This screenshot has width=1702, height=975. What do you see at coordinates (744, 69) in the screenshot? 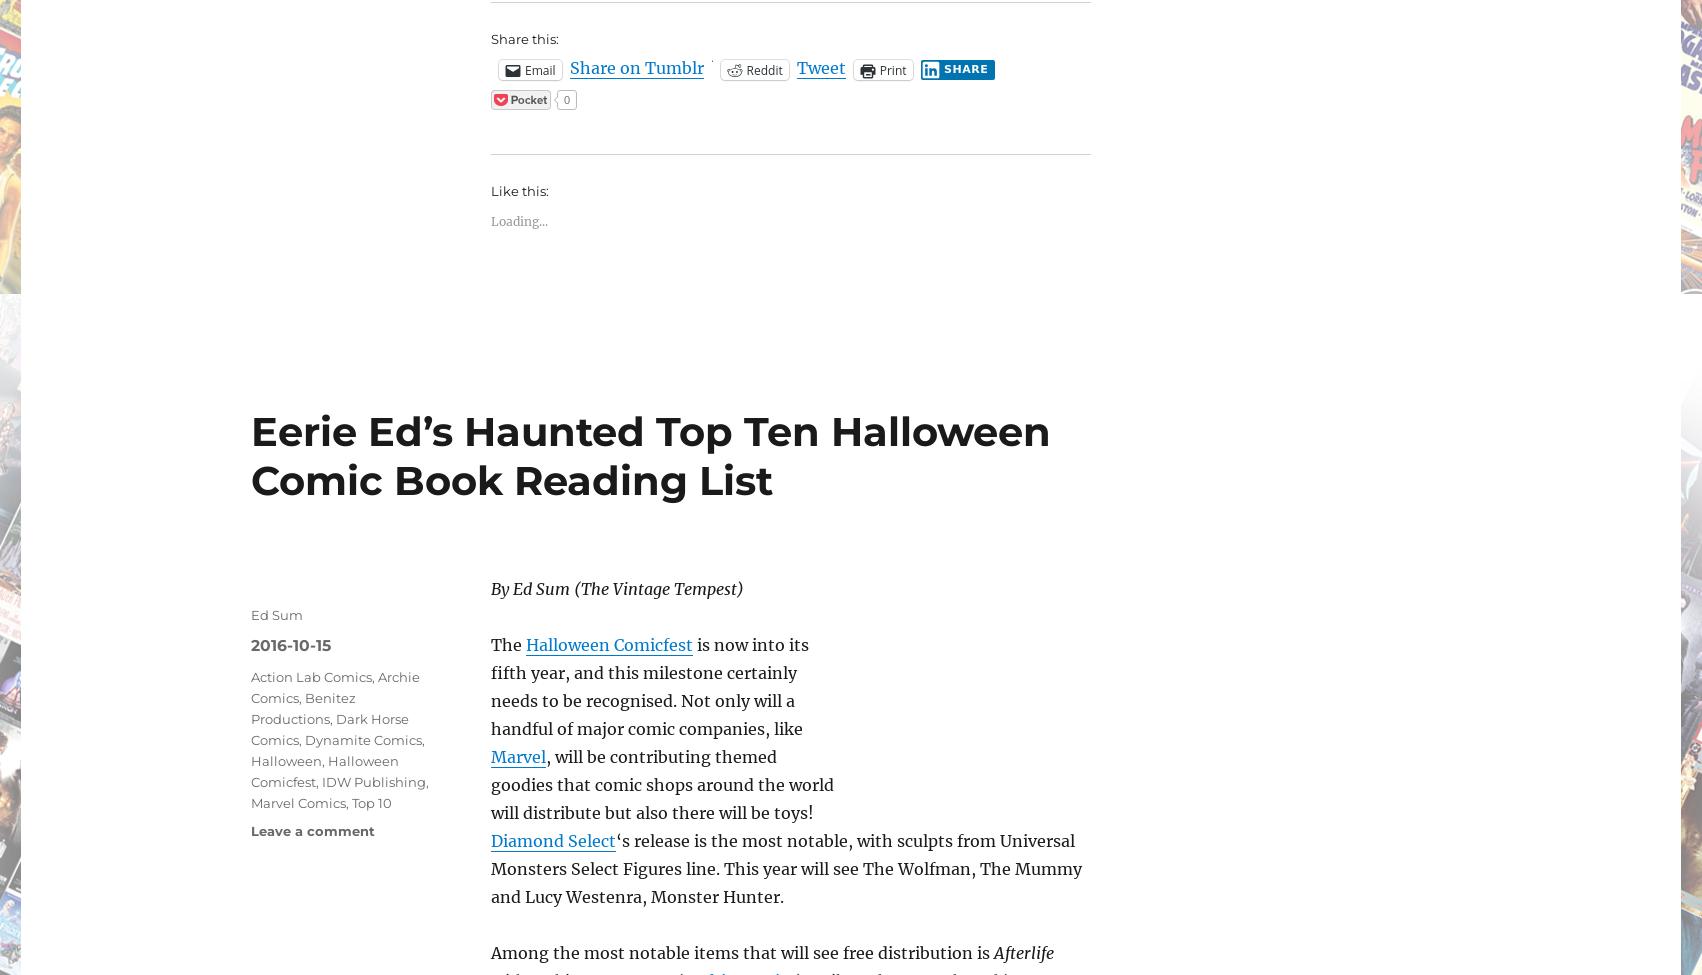
I see `'Reddit'` at bounding box center [744, 69].